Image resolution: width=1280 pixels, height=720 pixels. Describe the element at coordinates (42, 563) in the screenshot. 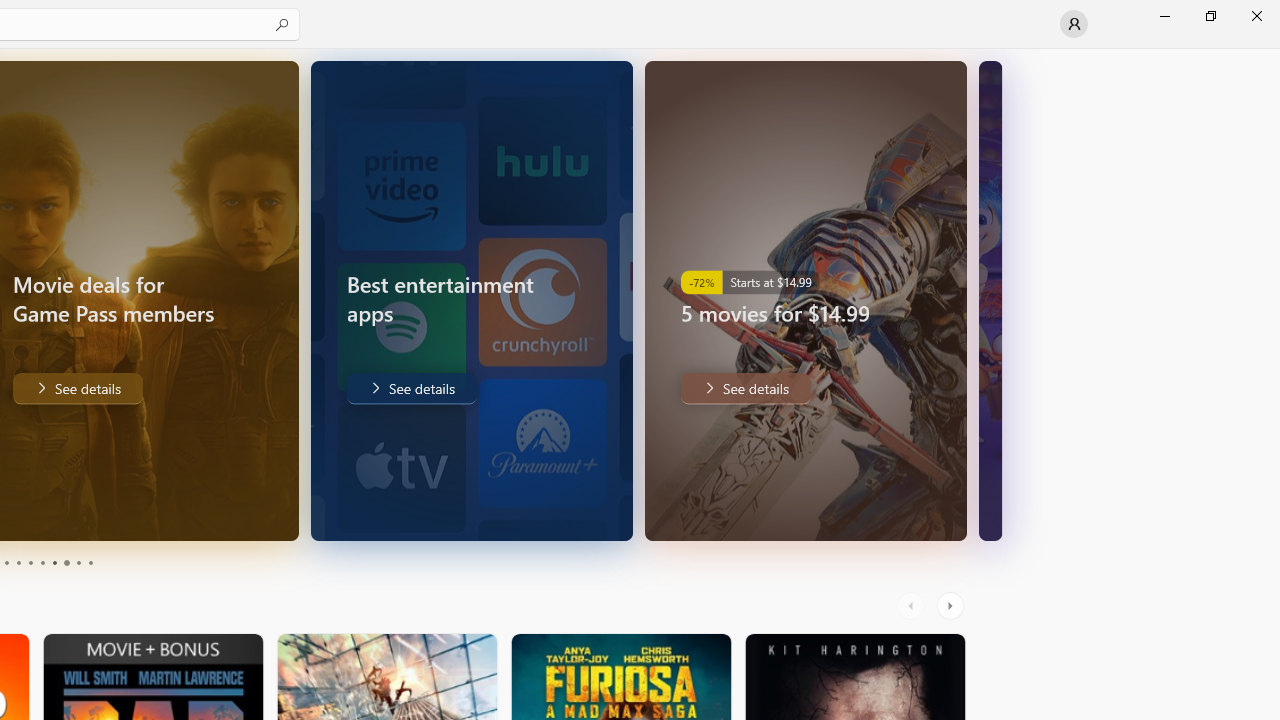

I see `'Page 6'` at that location.